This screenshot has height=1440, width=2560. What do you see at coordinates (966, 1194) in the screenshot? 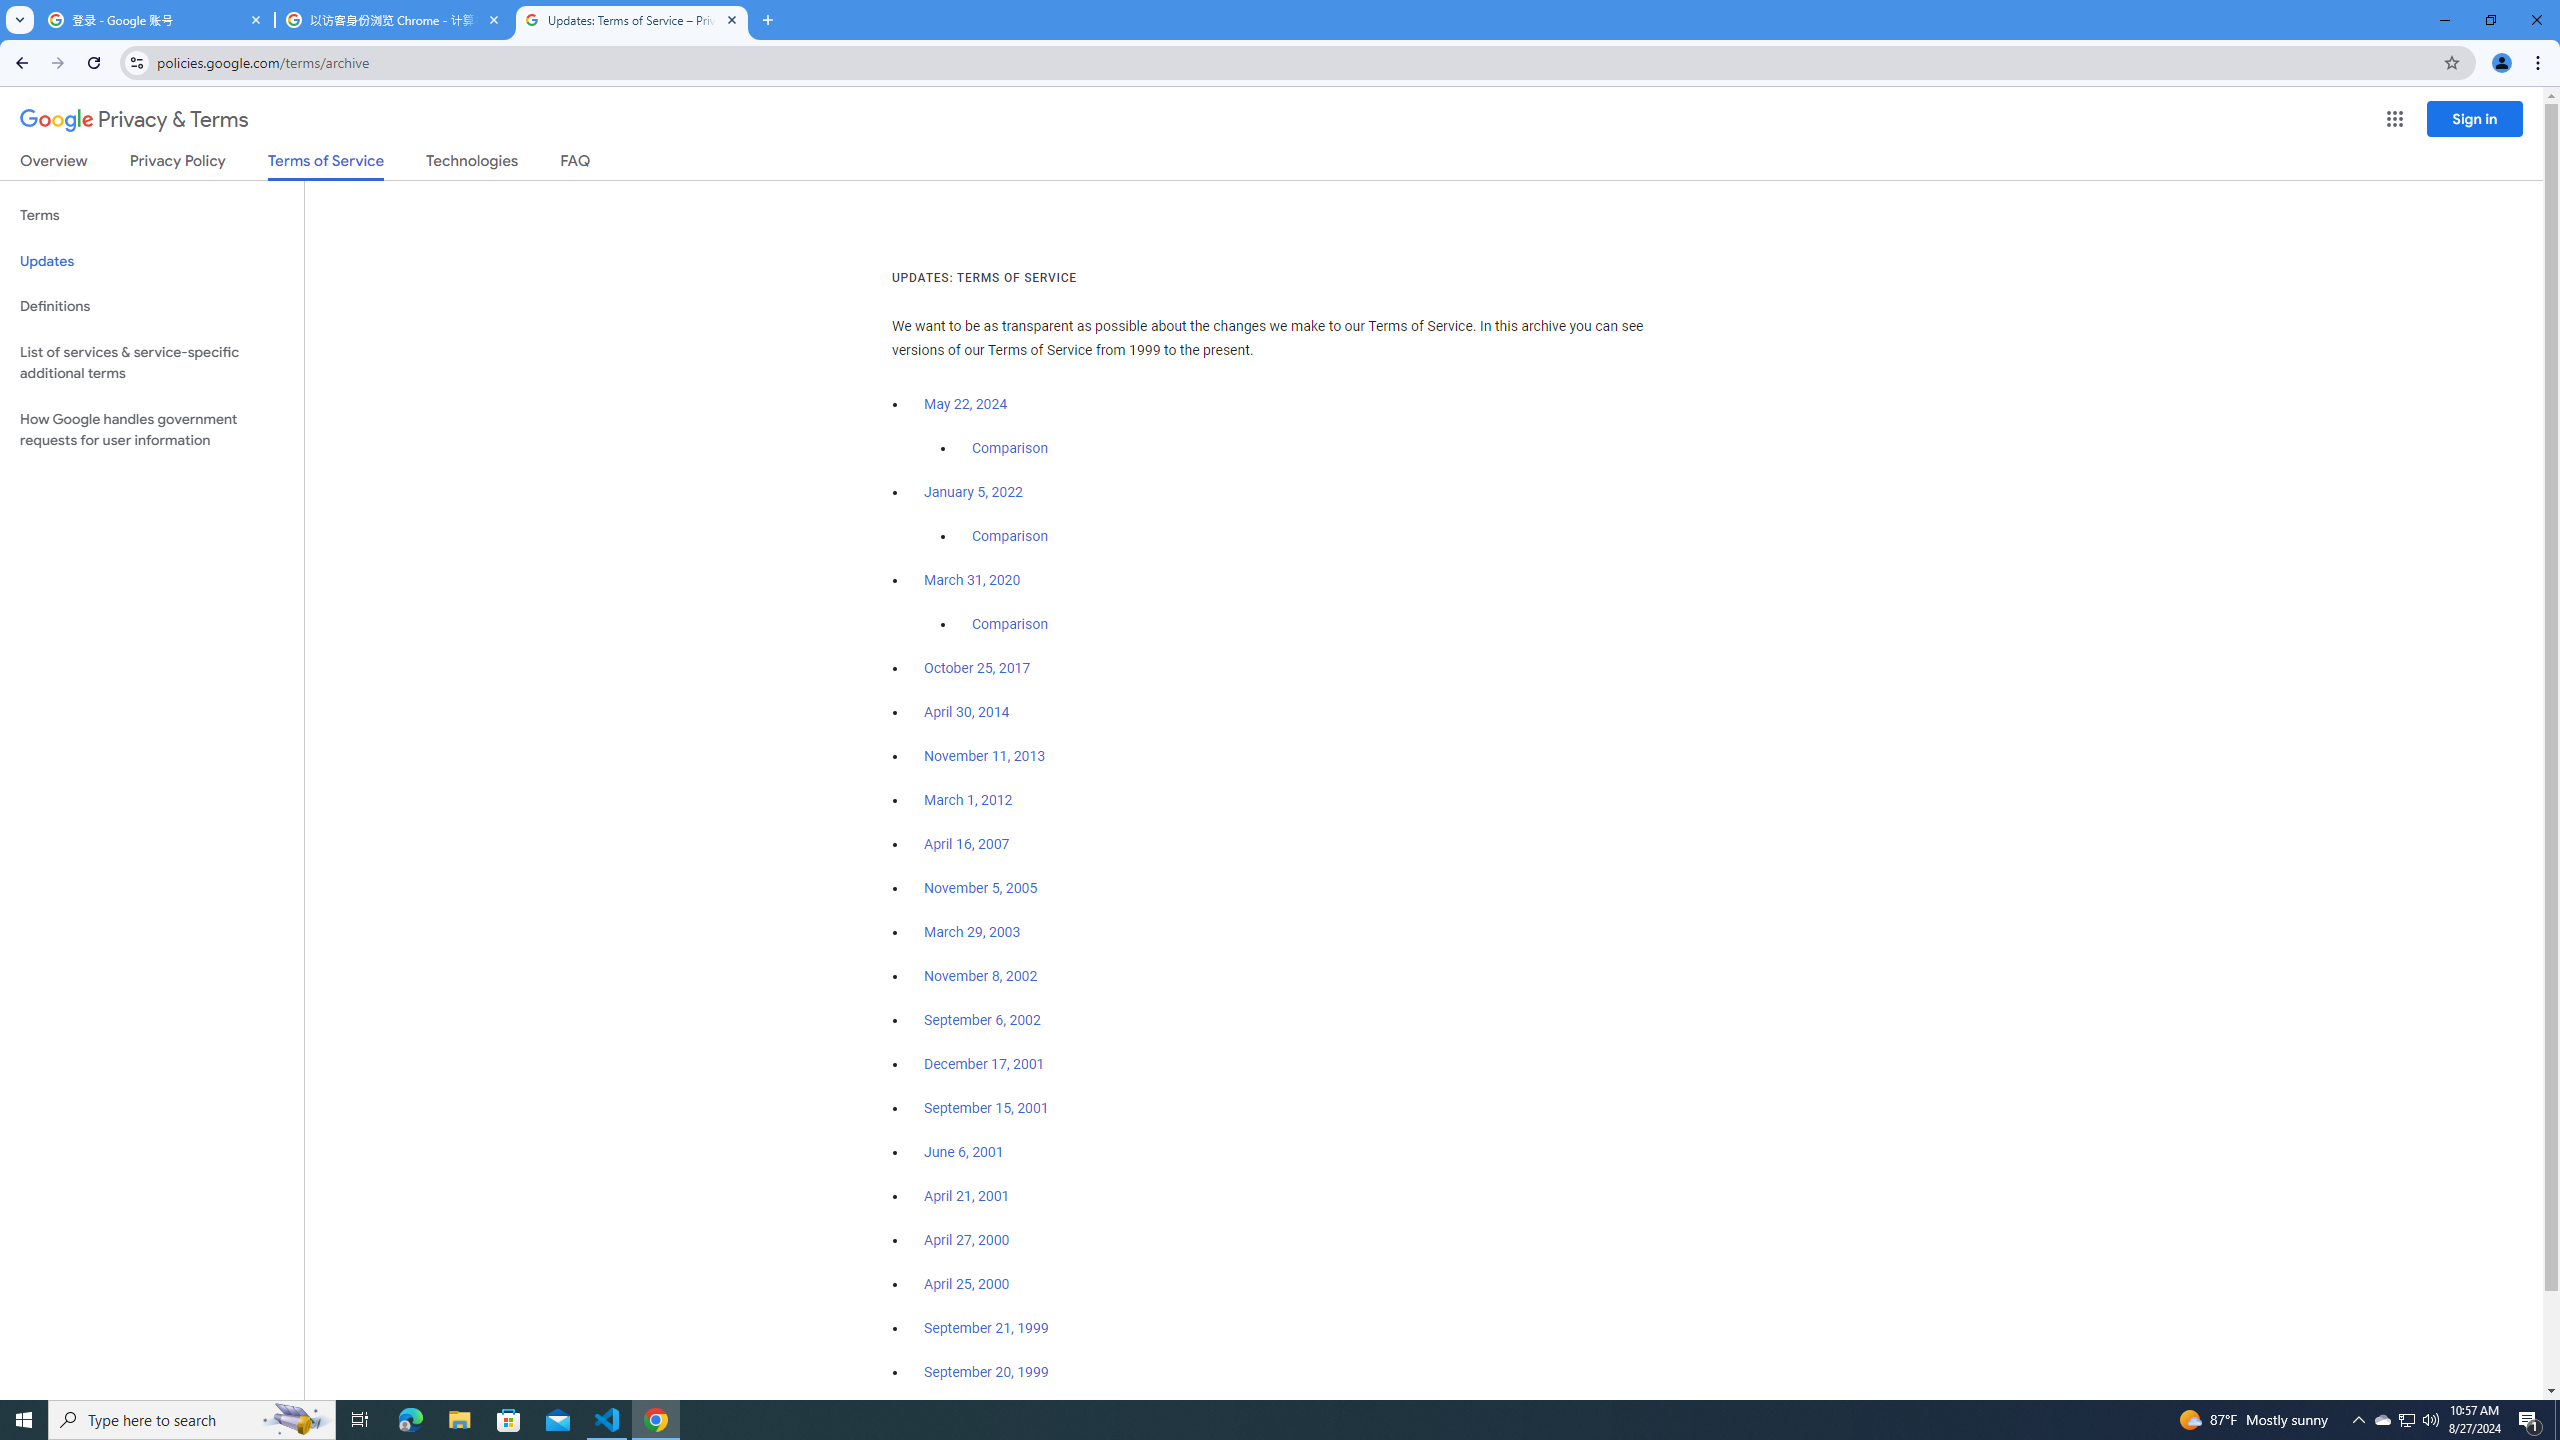
I see `'April 21, 2001'` at bounding box center [966, 1194].